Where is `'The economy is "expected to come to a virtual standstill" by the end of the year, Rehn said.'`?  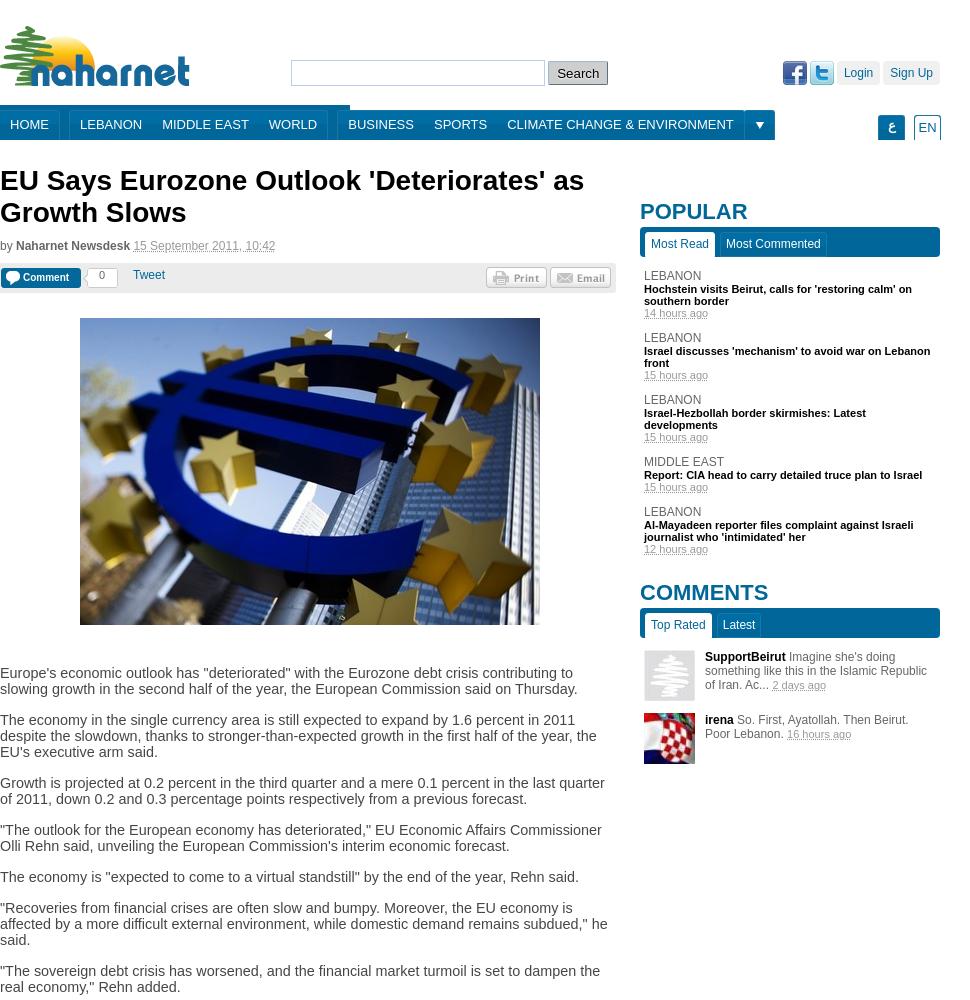
'The economy is "expected to come to a virtual standstill" by the end of the year, Rehn said.' is located at coordinates (287, 877).